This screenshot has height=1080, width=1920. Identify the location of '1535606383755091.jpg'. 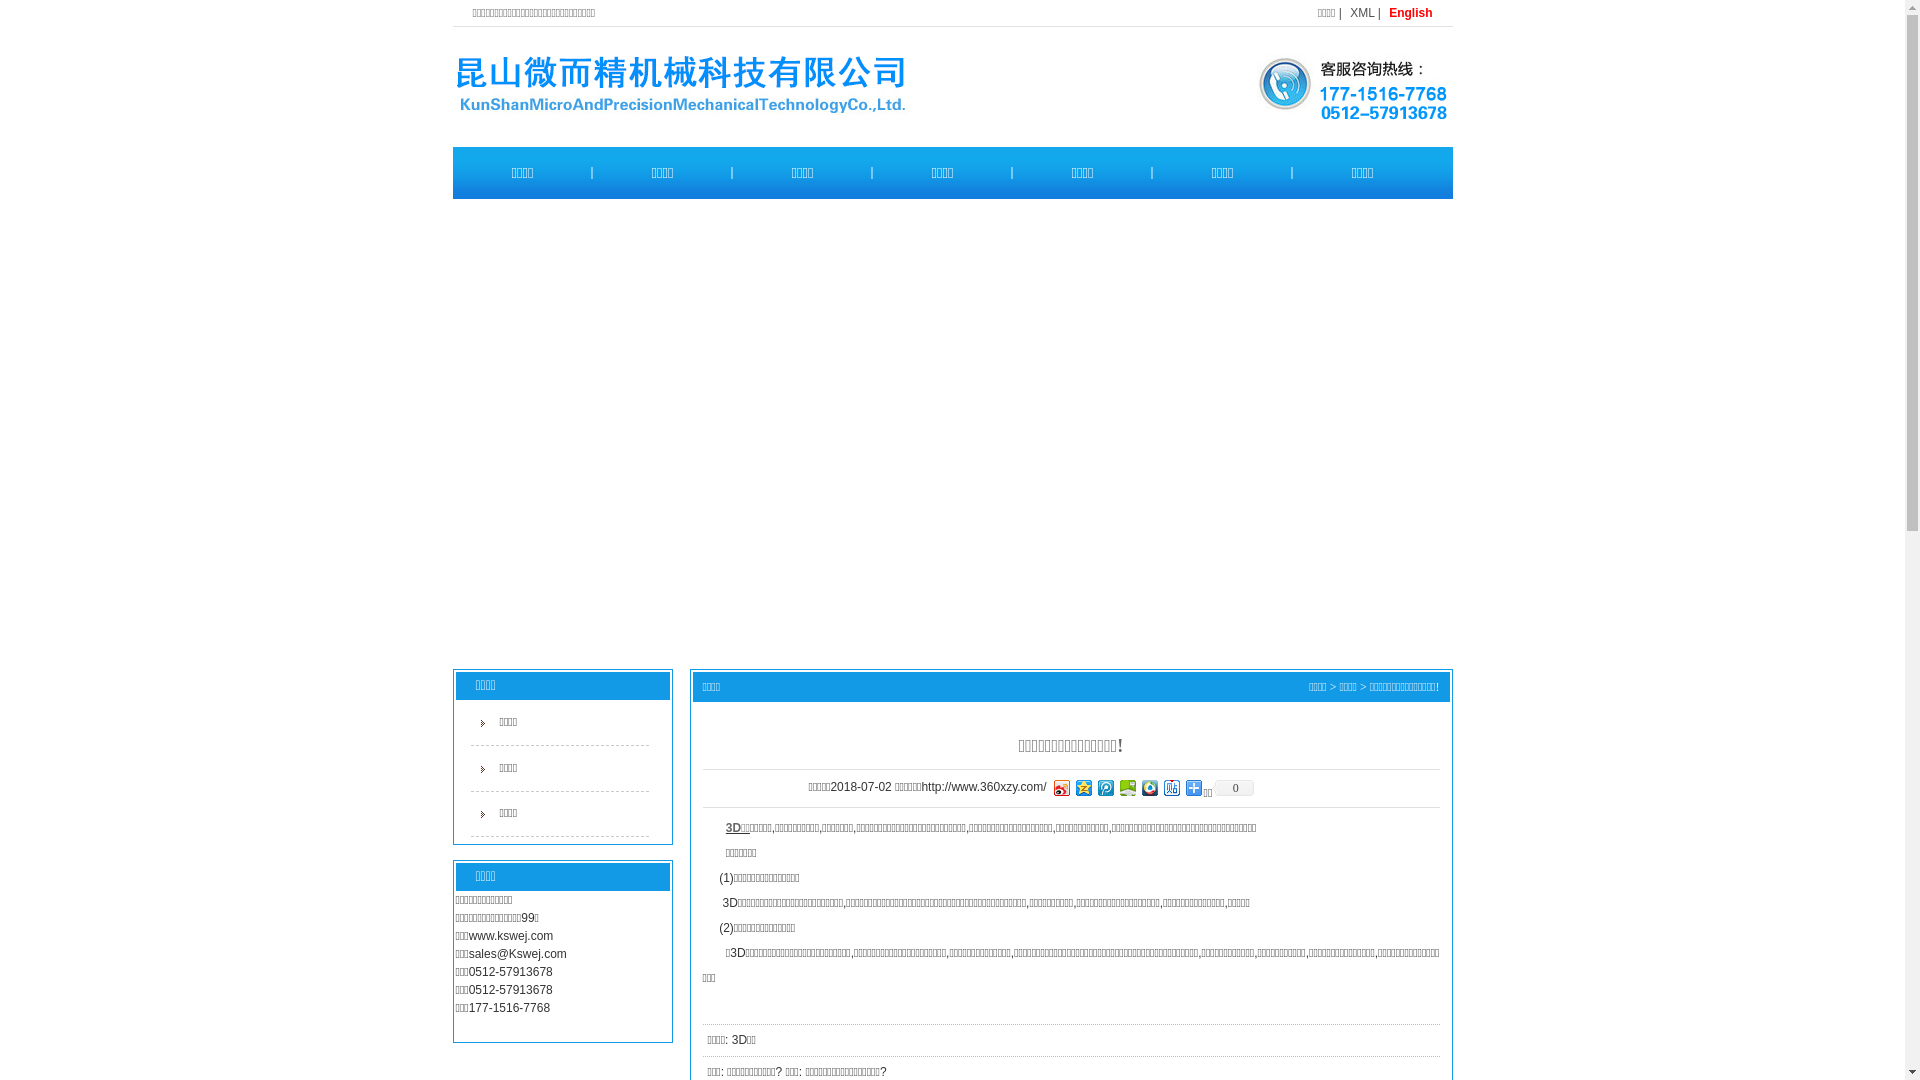
(1340, 85).